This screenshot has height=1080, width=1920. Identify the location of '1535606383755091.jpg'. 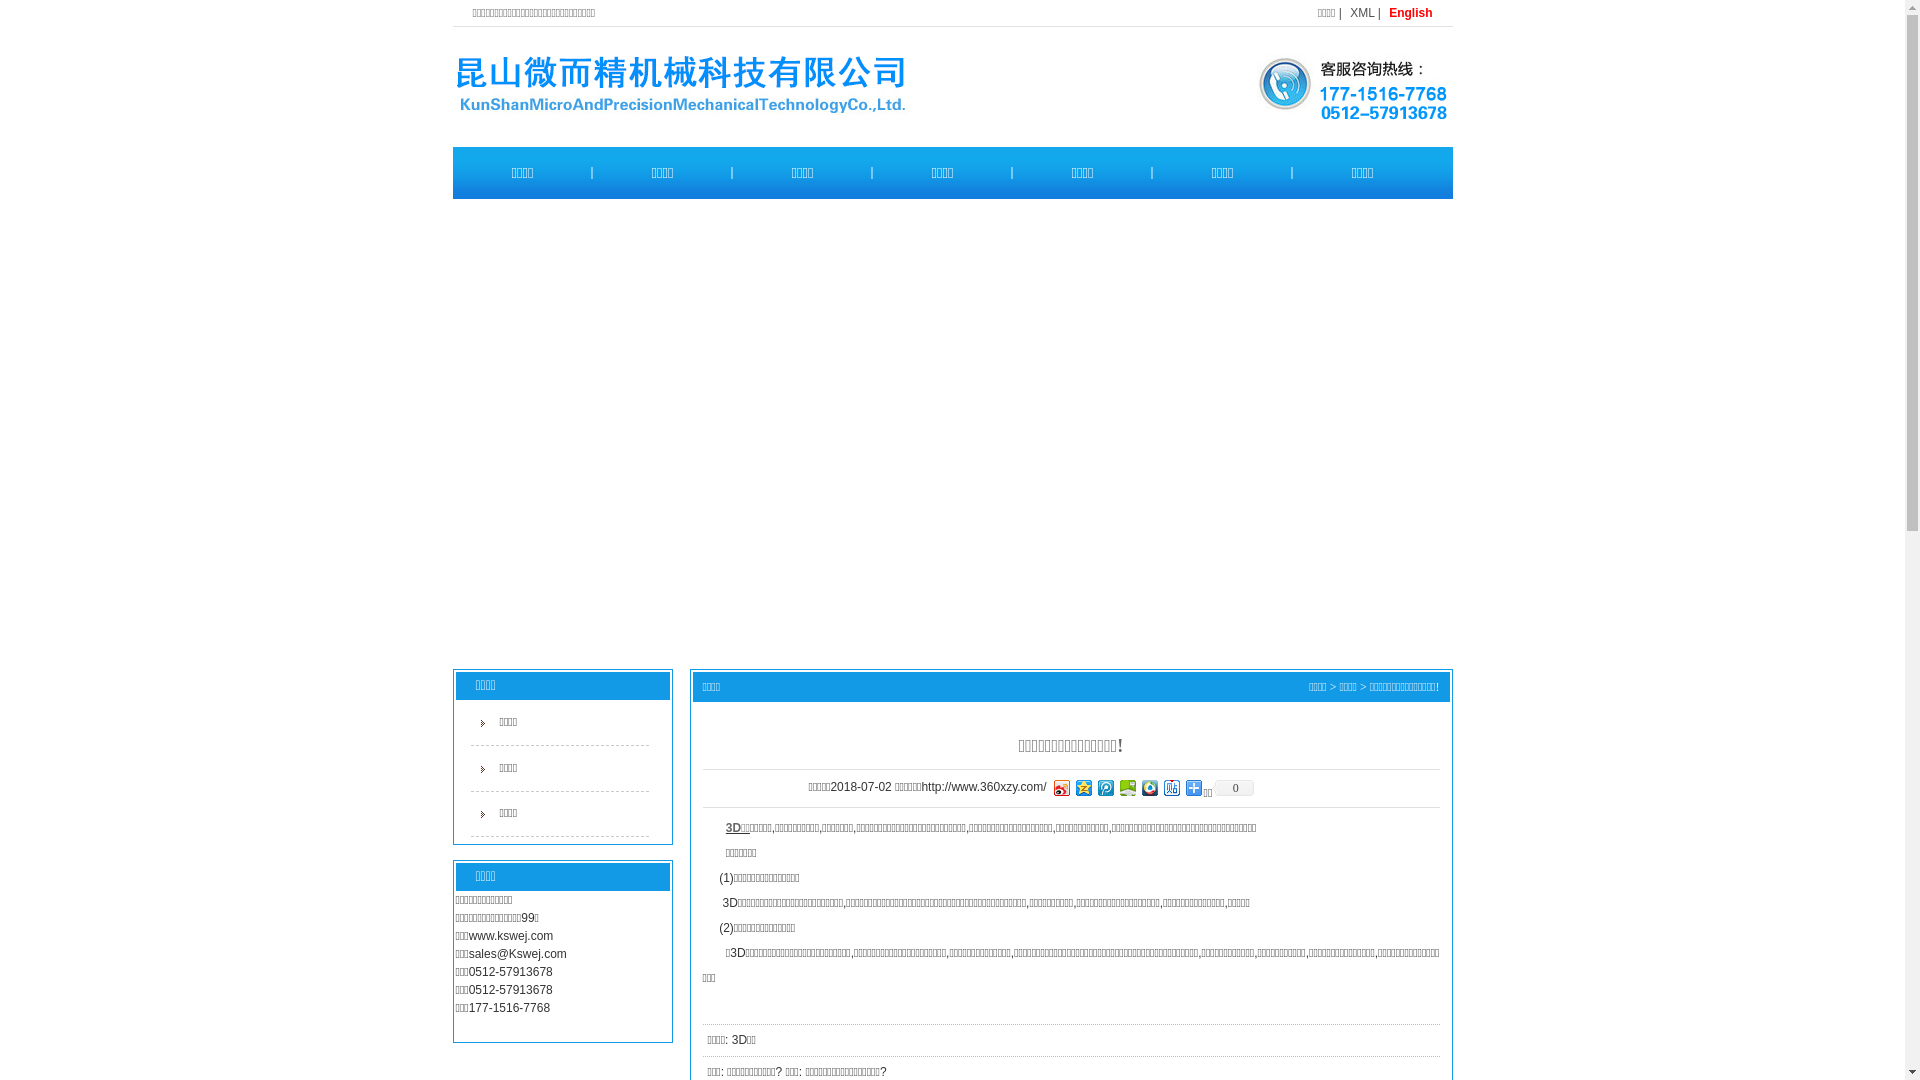
(1340, 85).